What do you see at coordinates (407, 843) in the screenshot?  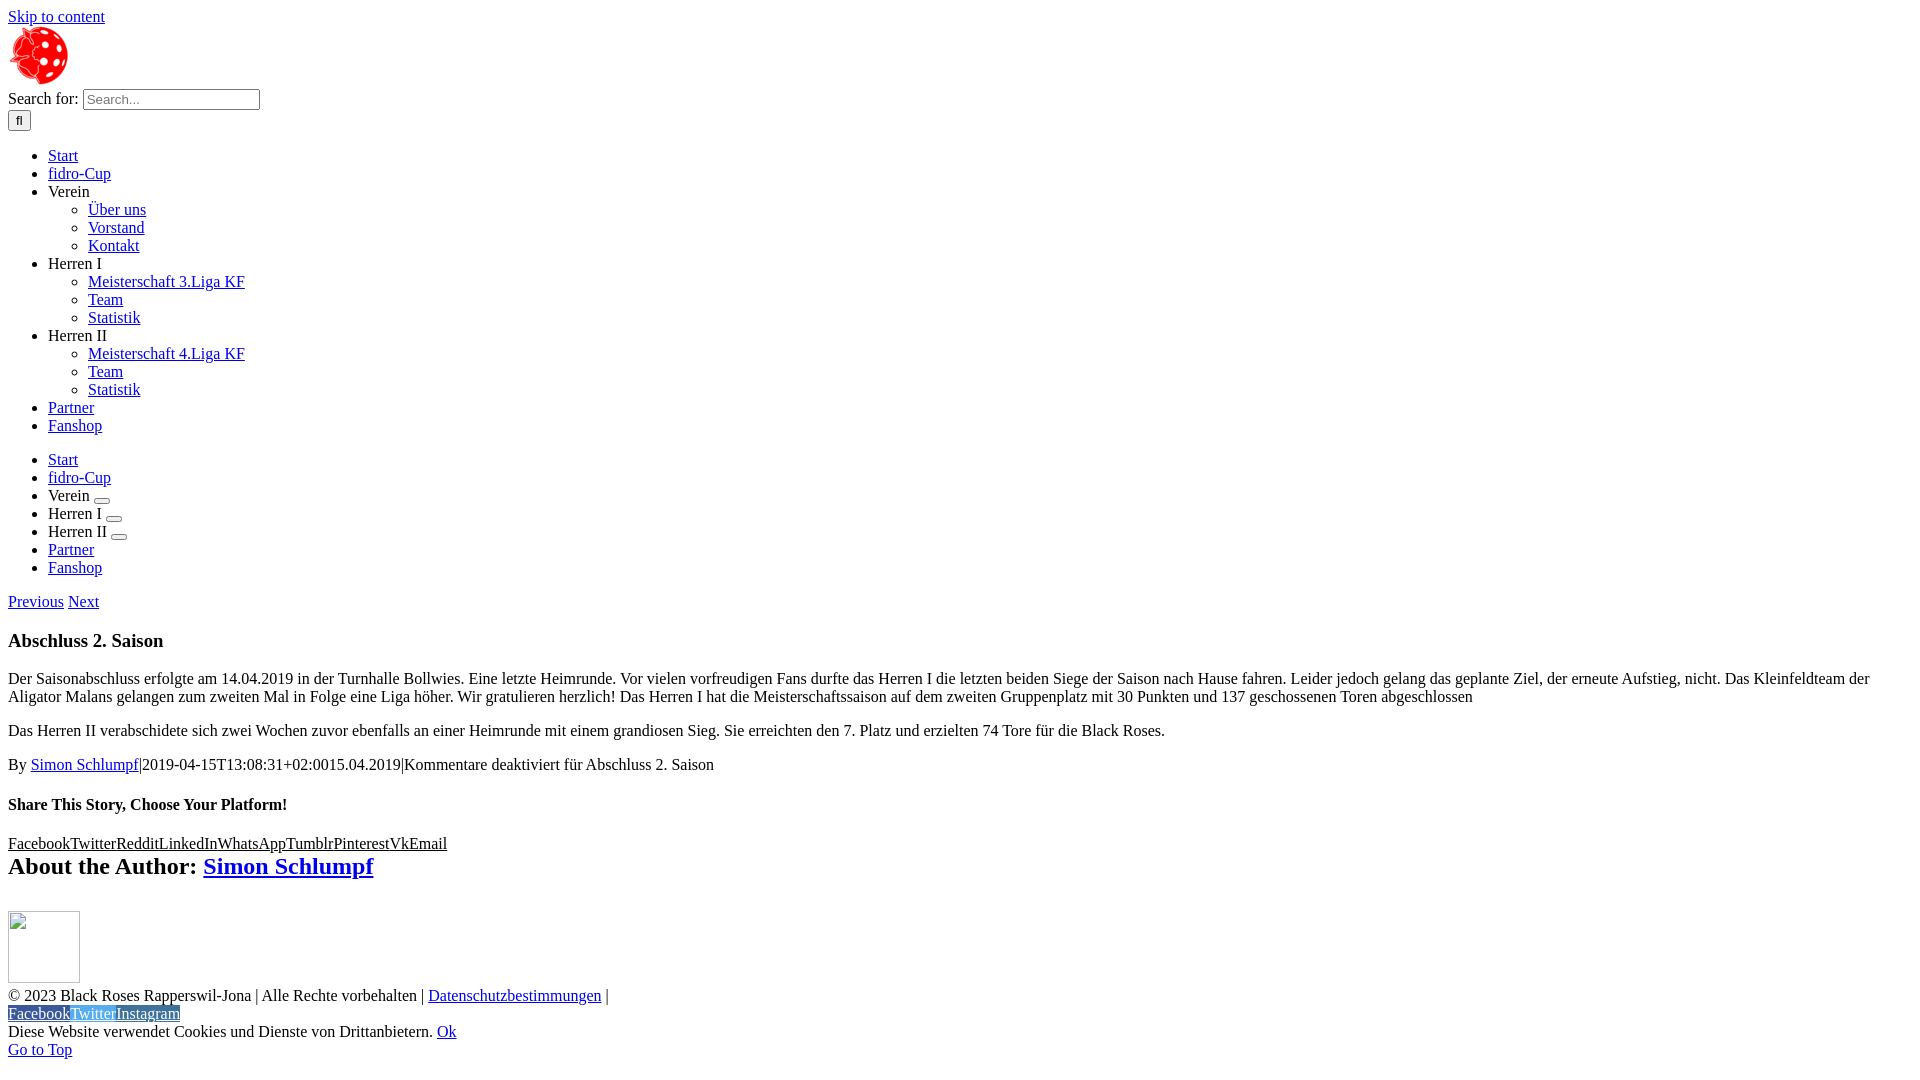 I see `'Email'` at bounding box center [407, 843].